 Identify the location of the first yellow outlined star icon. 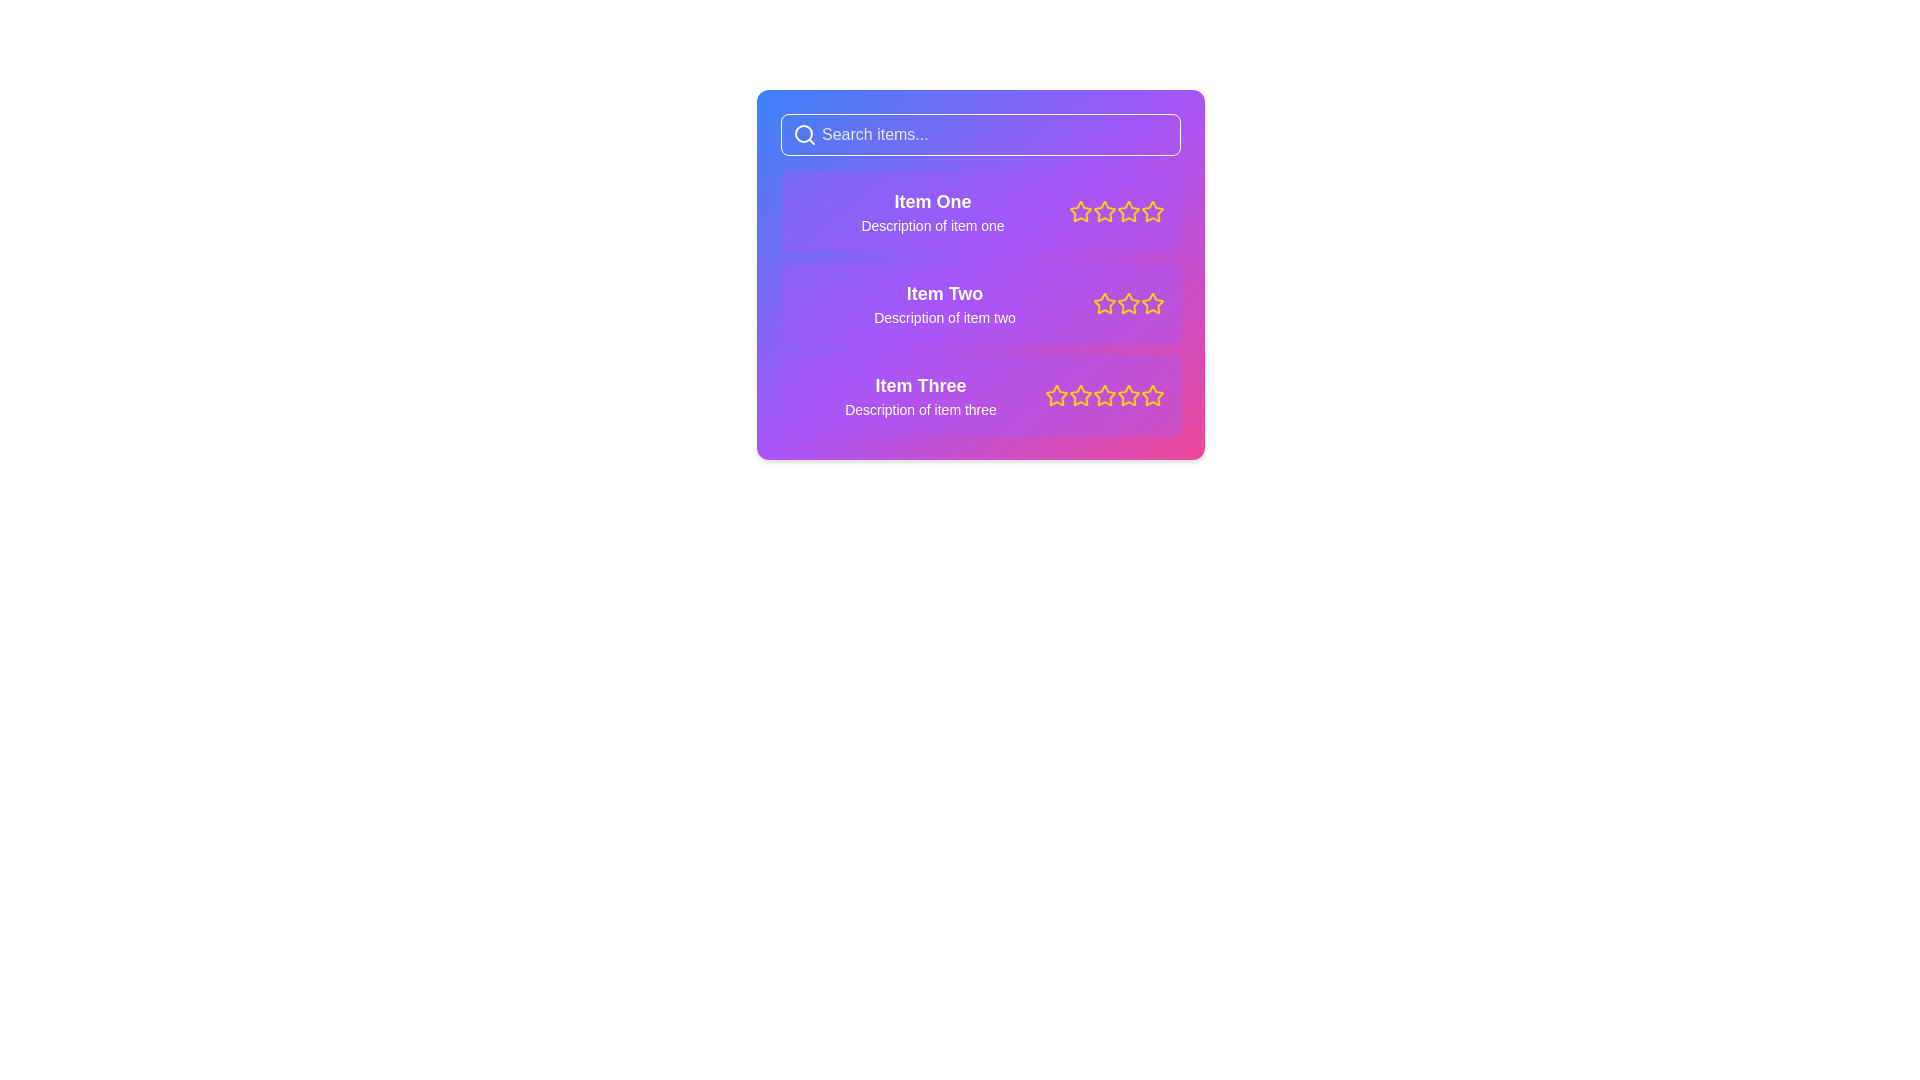
(1079, 212).